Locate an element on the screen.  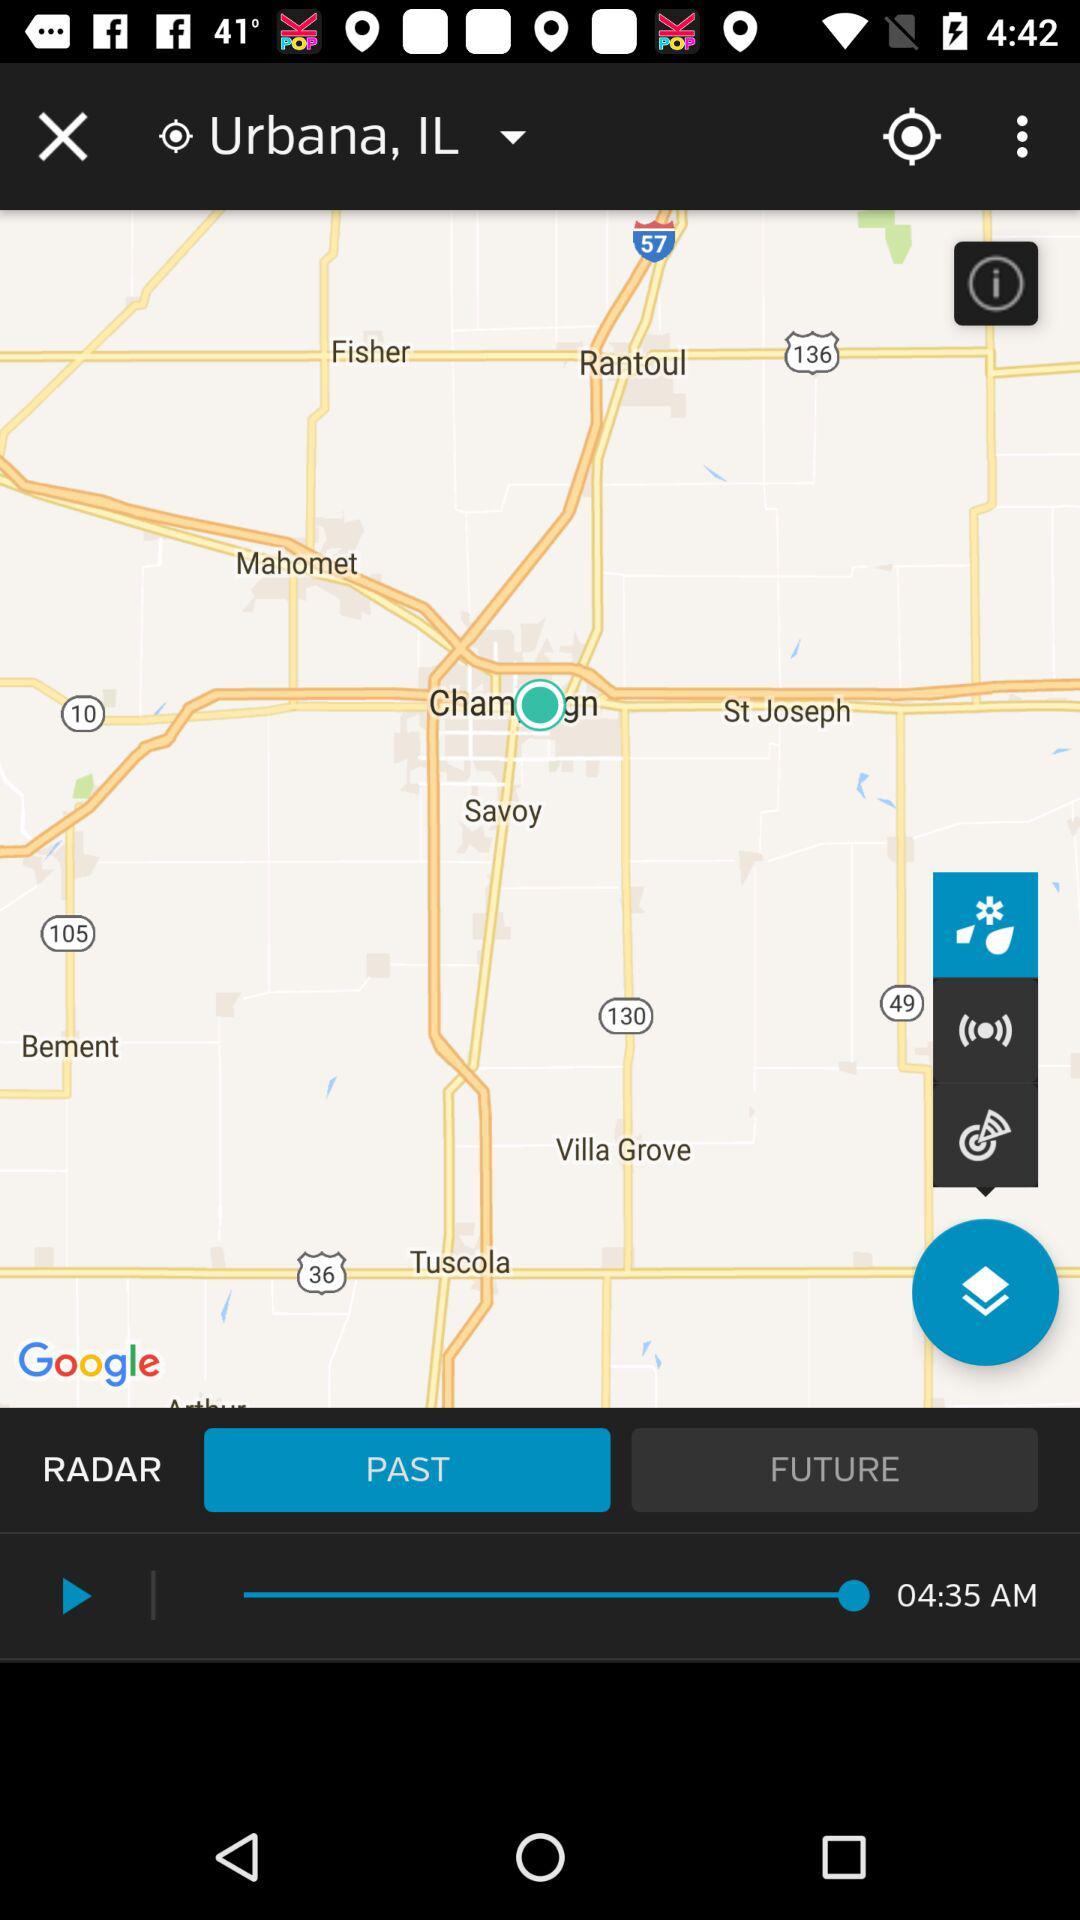
the layers icon is located at coordinates (984, 1292).